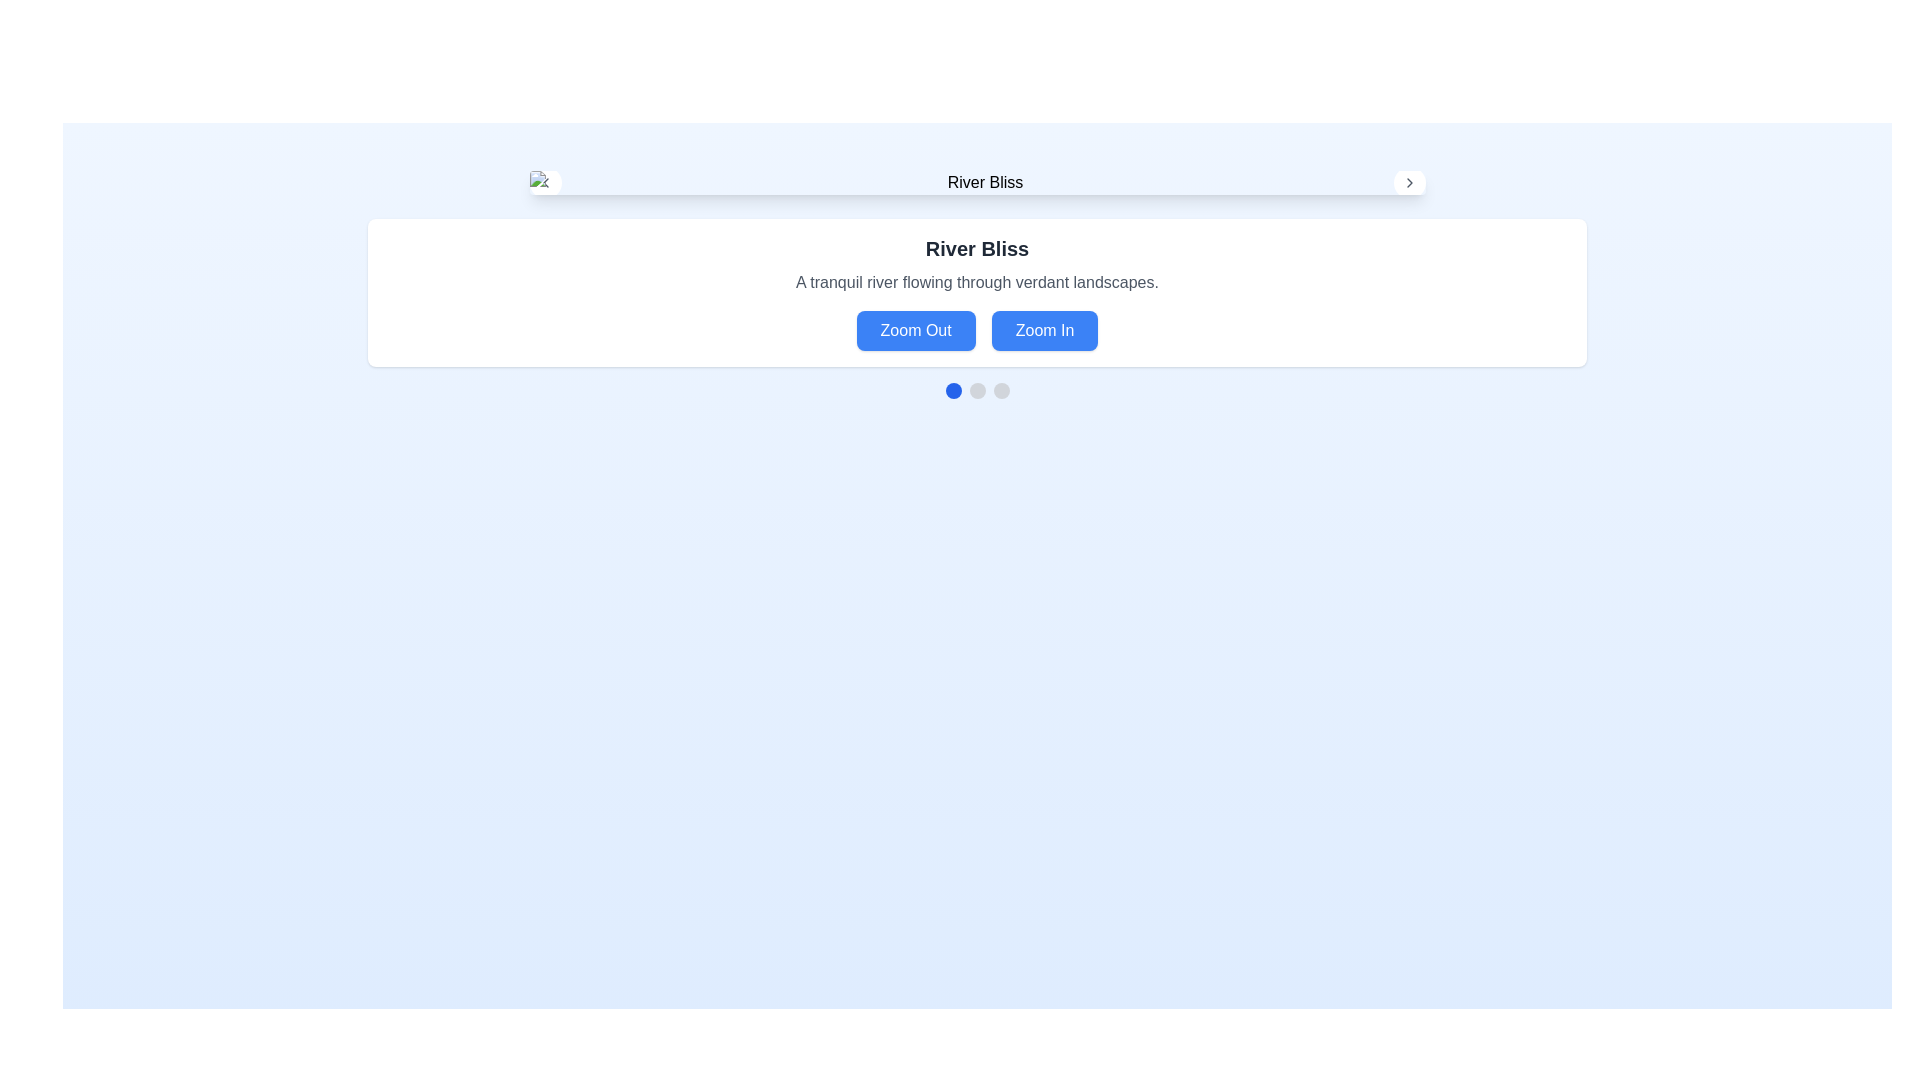 This screenshot has width=1920, height=1080. What do you see at coordinates (1044, 330) in the screenshot?
I see `the 'Zoom In' button located to the right of the 'Zoom Out' button` at bounding box center [1044, 330].